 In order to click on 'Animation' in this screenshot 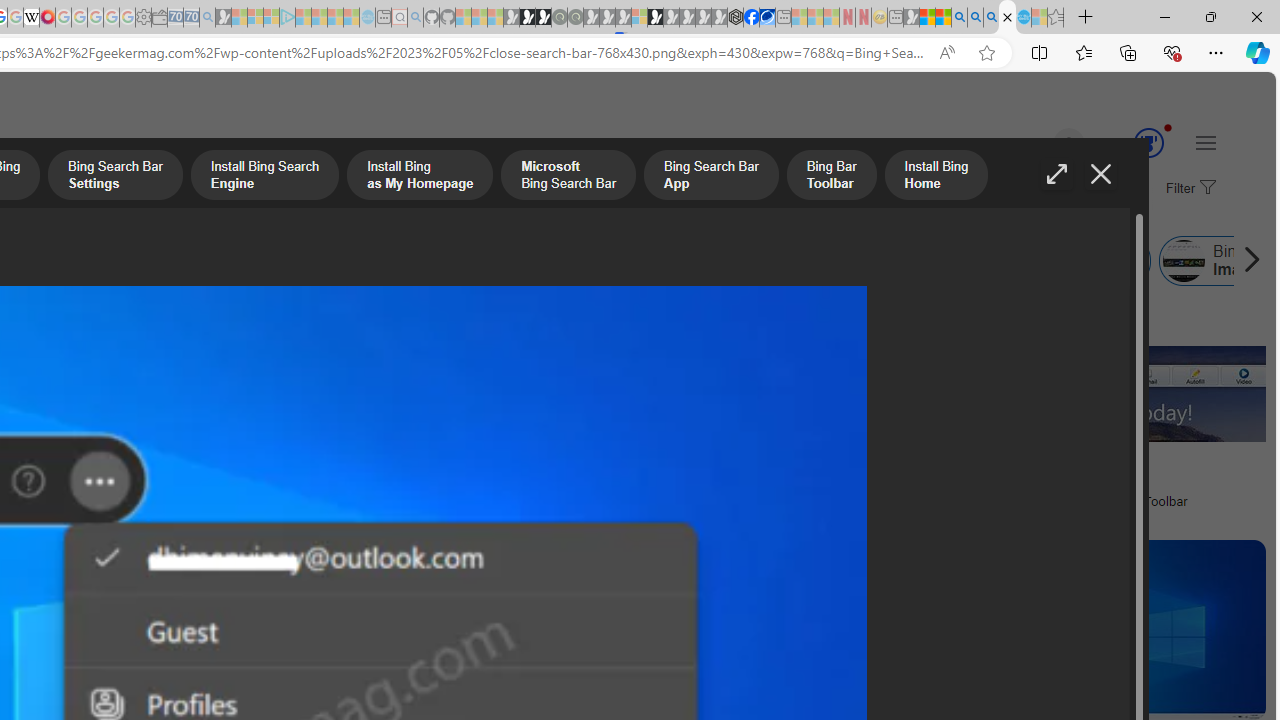, I will do `click(1168, 127)`.